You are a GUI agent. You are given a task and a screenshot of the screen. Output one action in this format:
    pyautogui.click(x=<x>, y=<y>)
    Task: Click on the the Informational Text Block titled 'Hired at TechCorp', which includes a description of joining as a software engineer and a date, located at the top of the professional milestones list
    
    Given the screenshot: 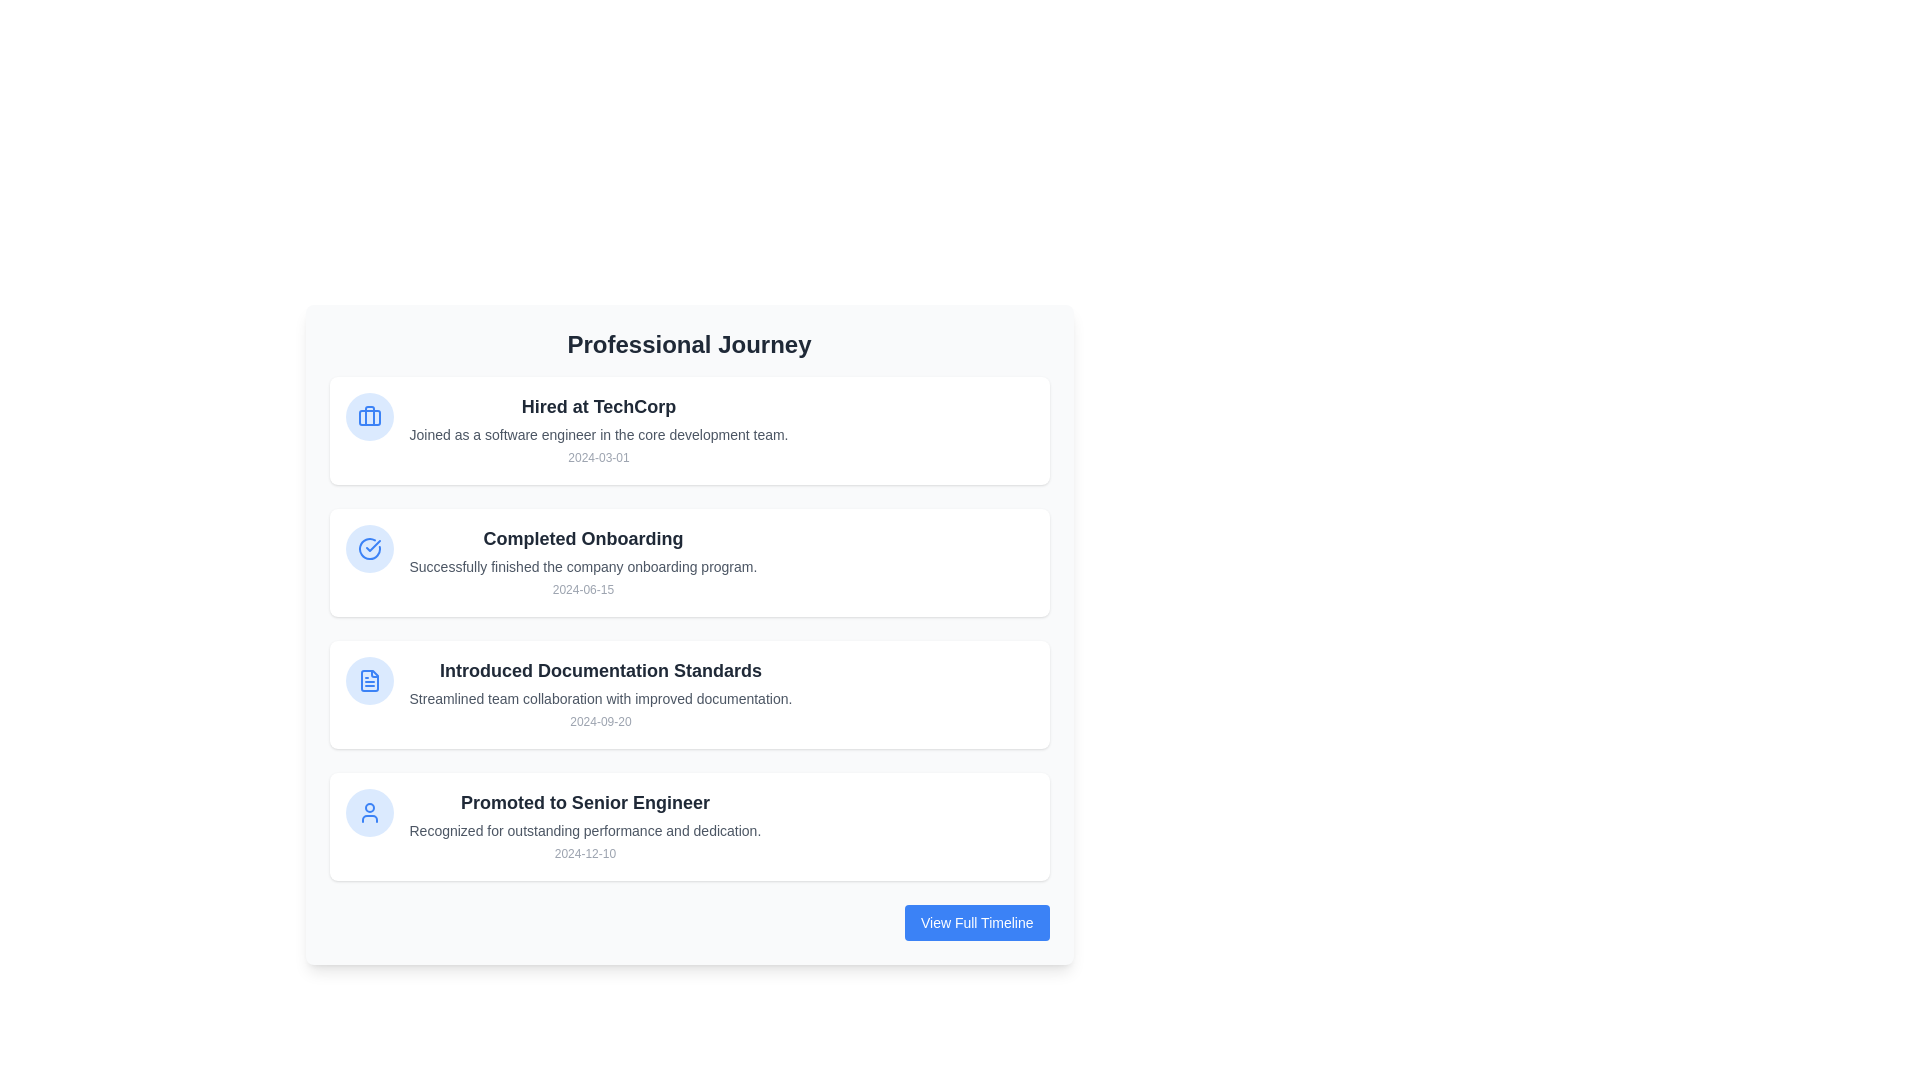 What is the action you would take?
    pyautogui.click(x=598, y=430)
    